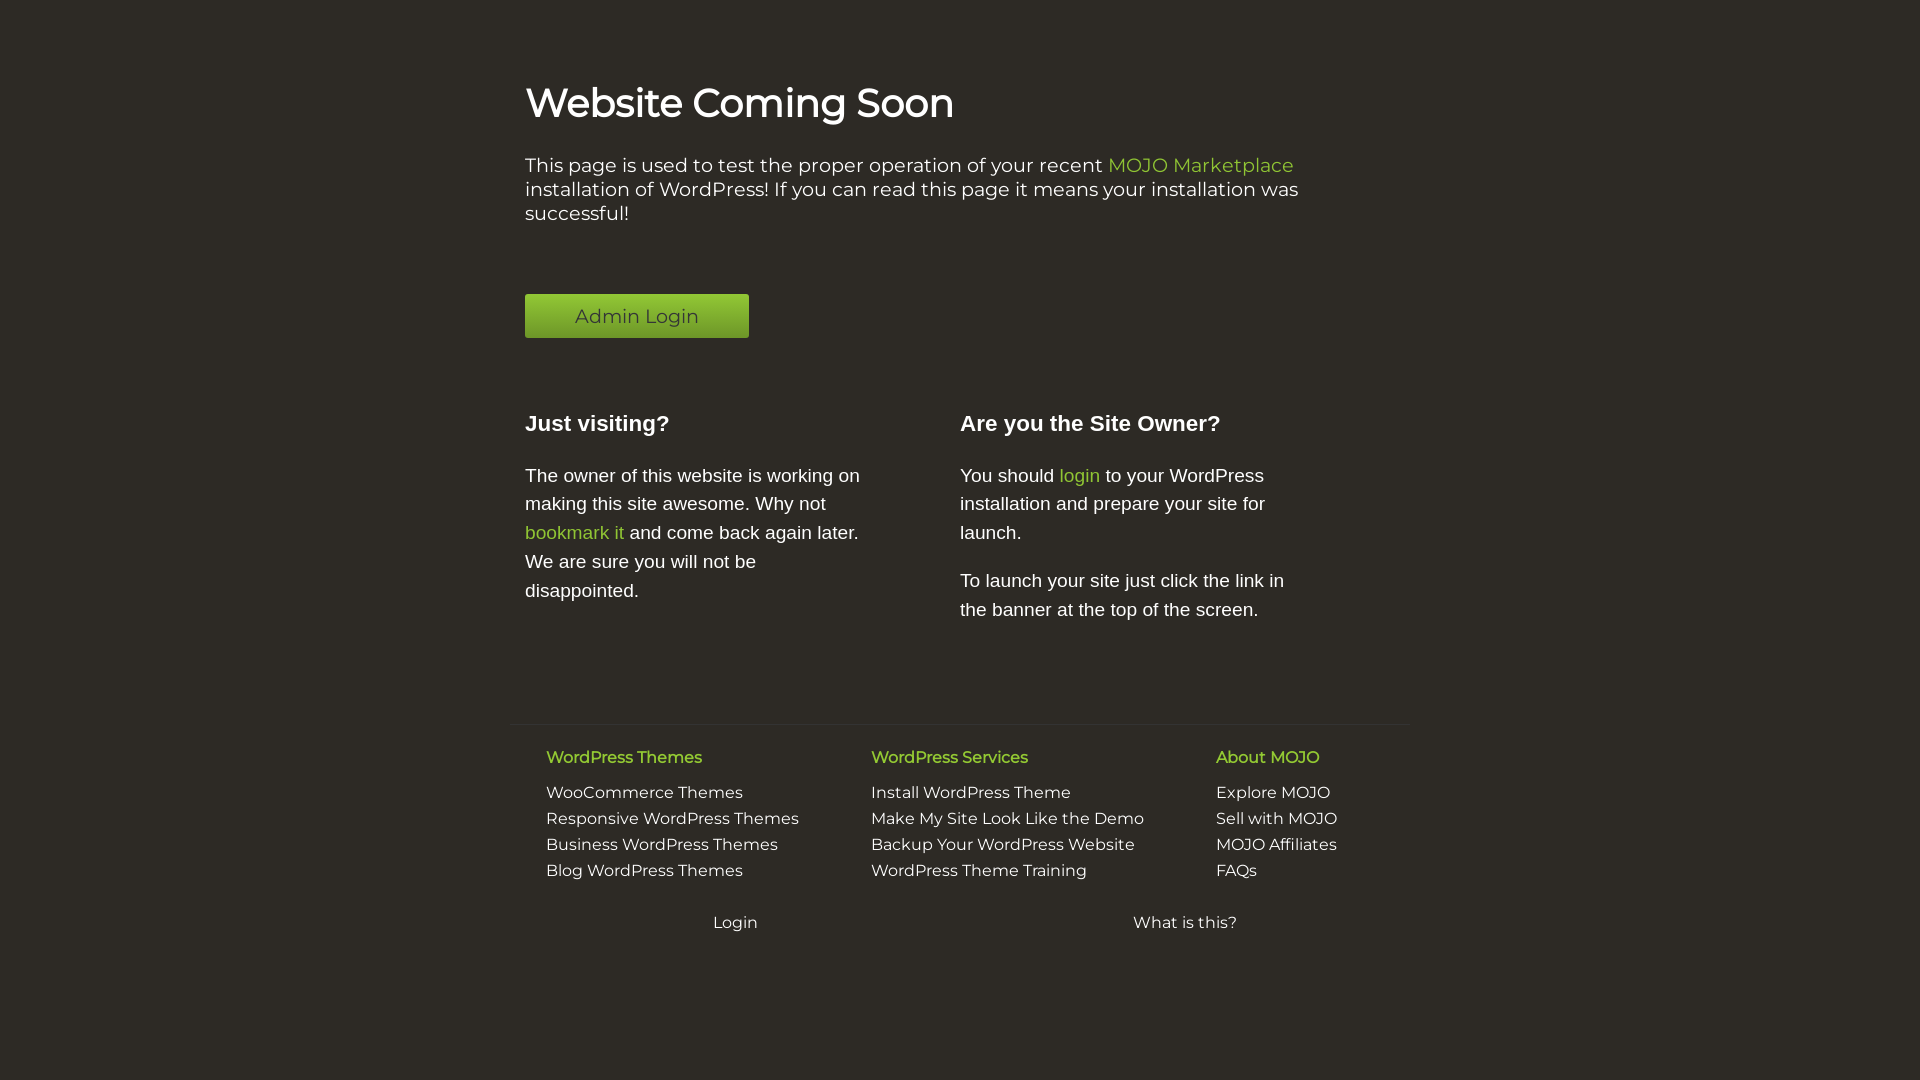 The image size is (1920, 1080). I want to click on 'What is this?', so click(1185, 922).